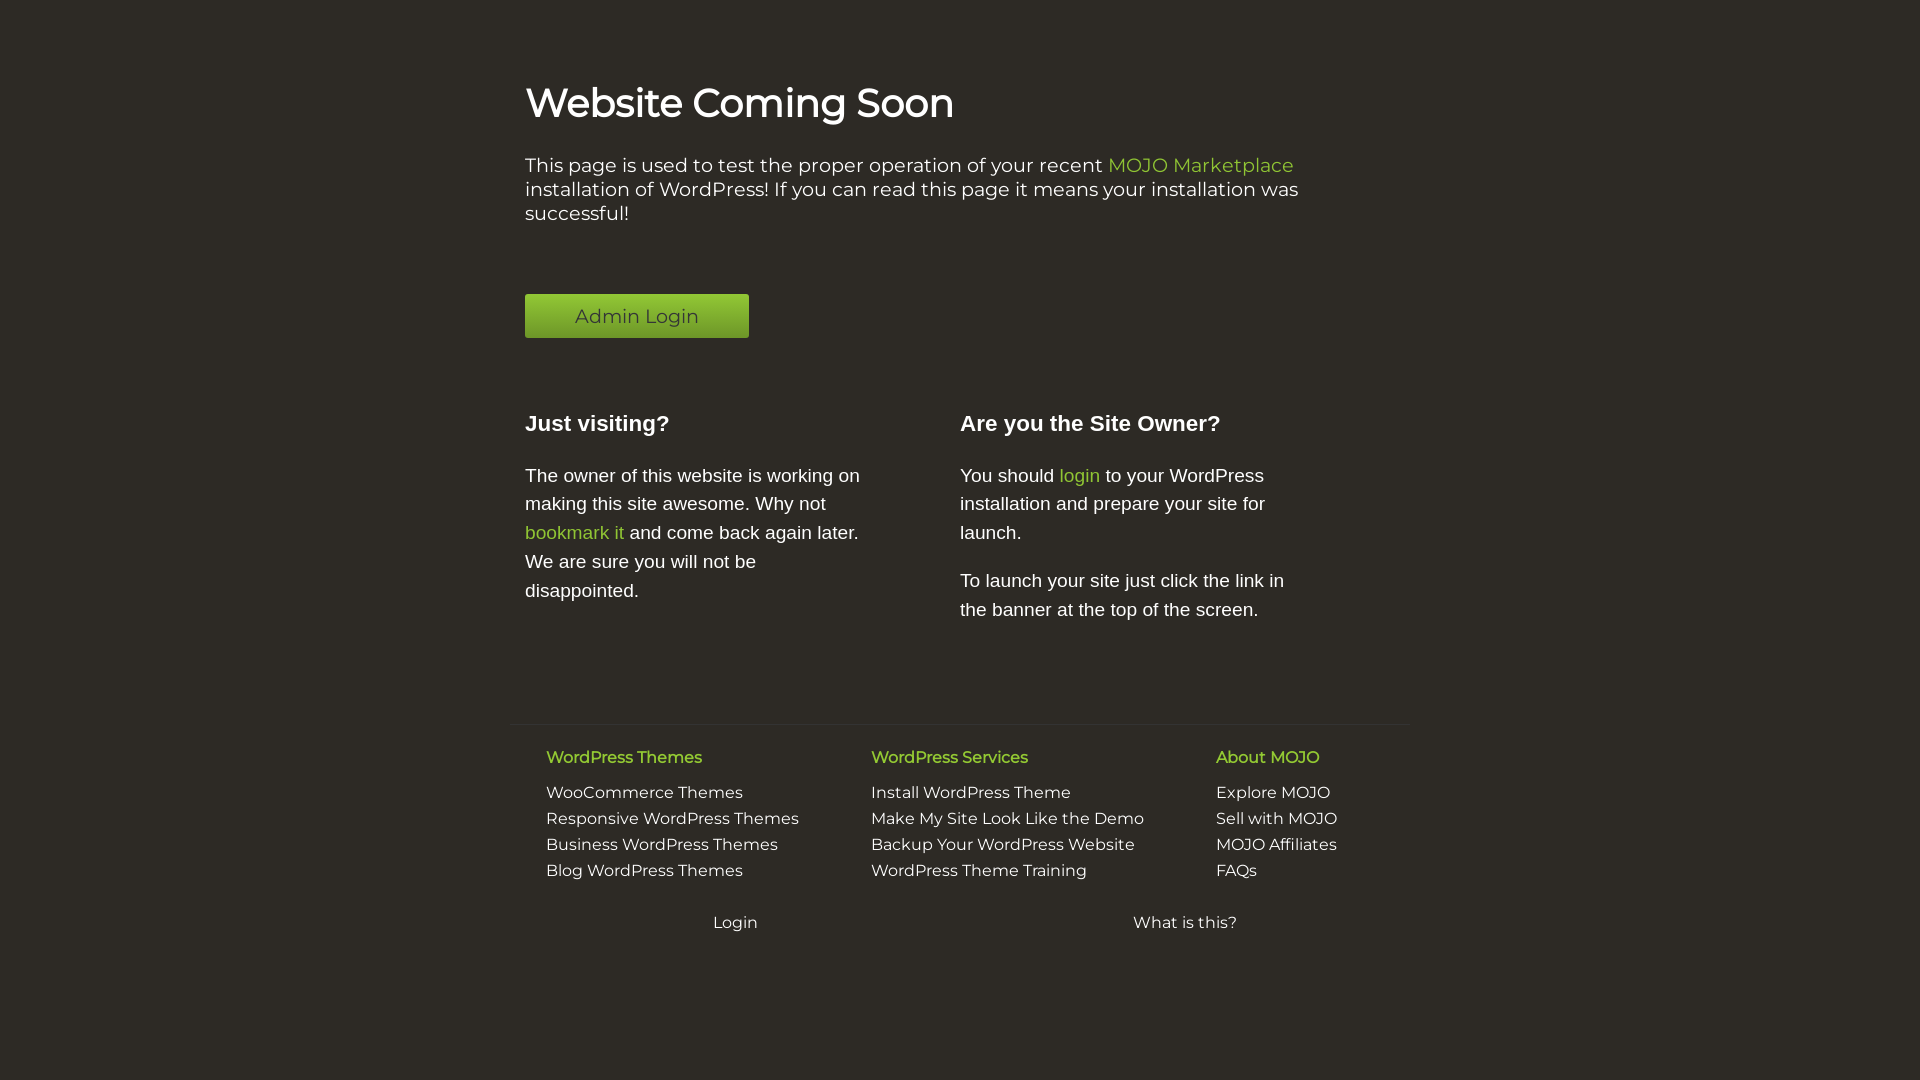 The image size is (1920, 1080). I want to click on 'What is this?', so click(1185, 922).